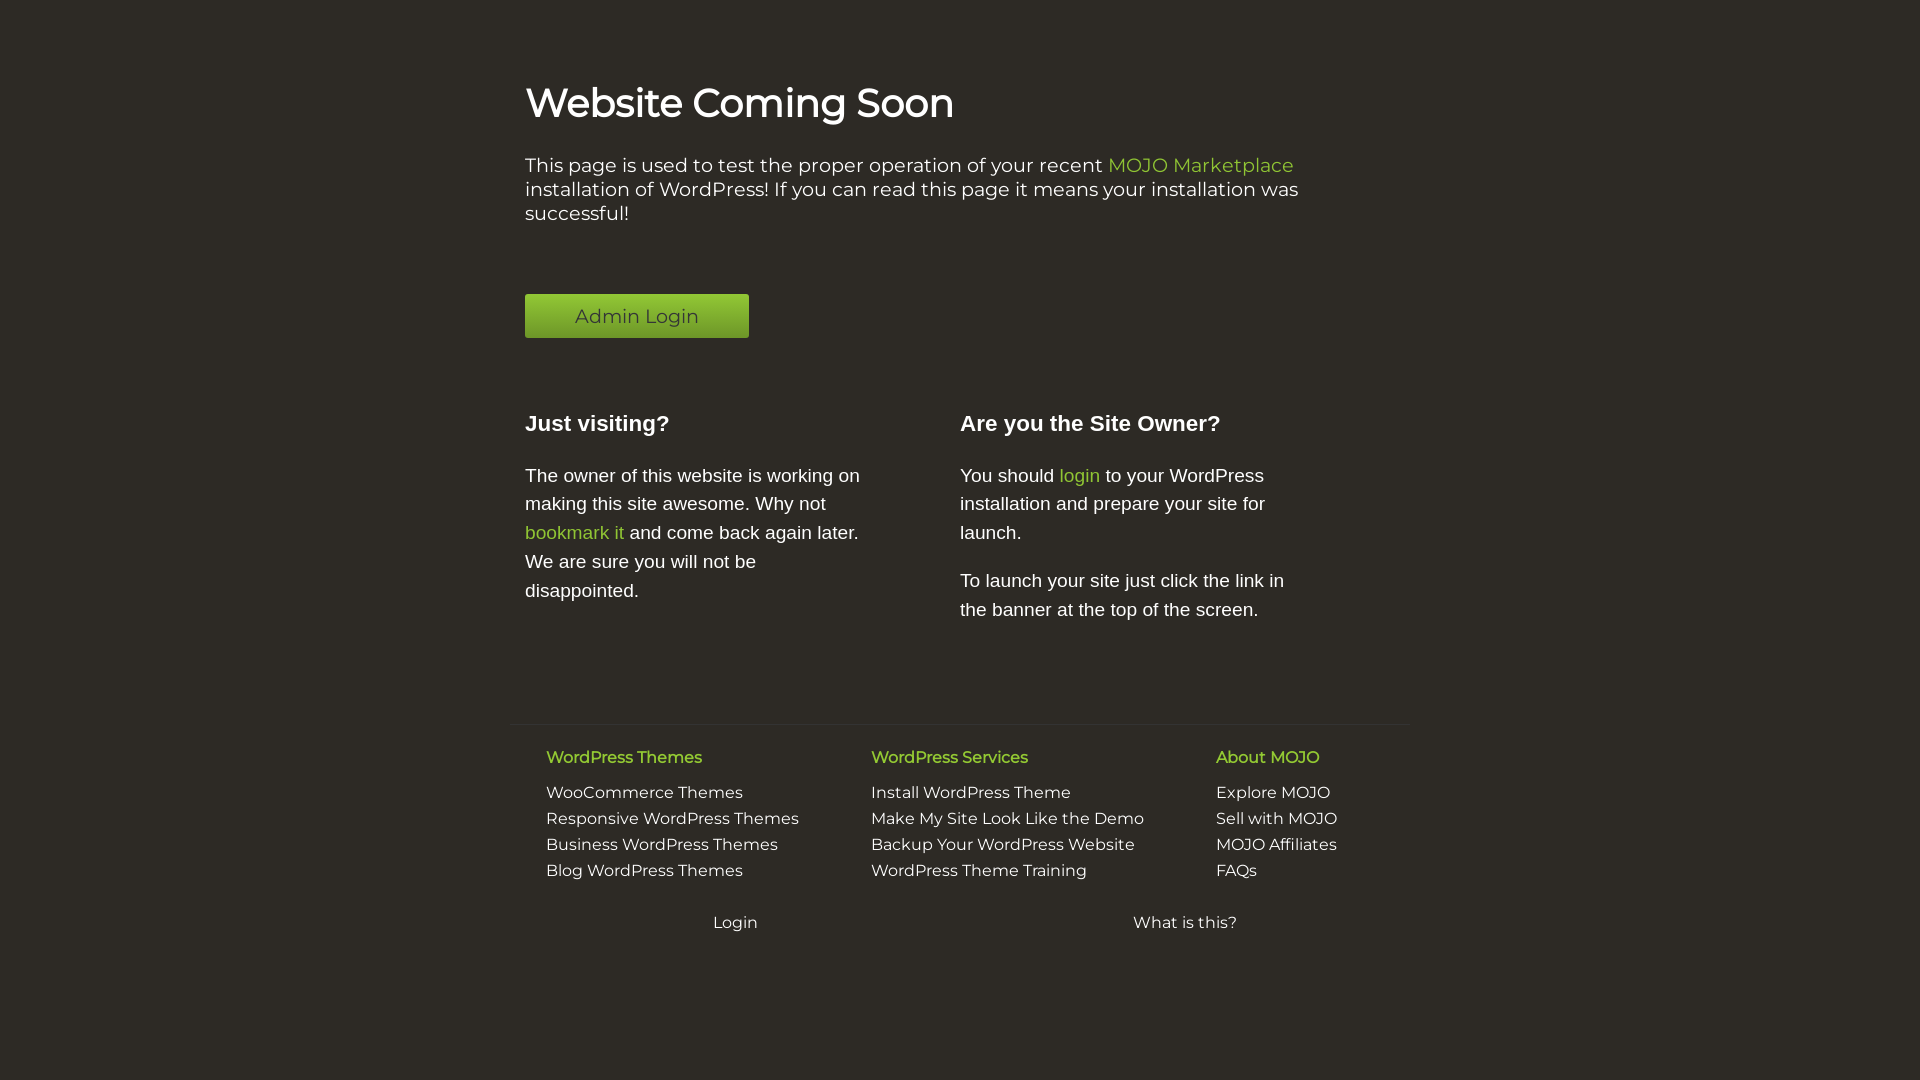 The image size is (1920, 1080). I want to click on 'What is this?', so click(1185, 922).